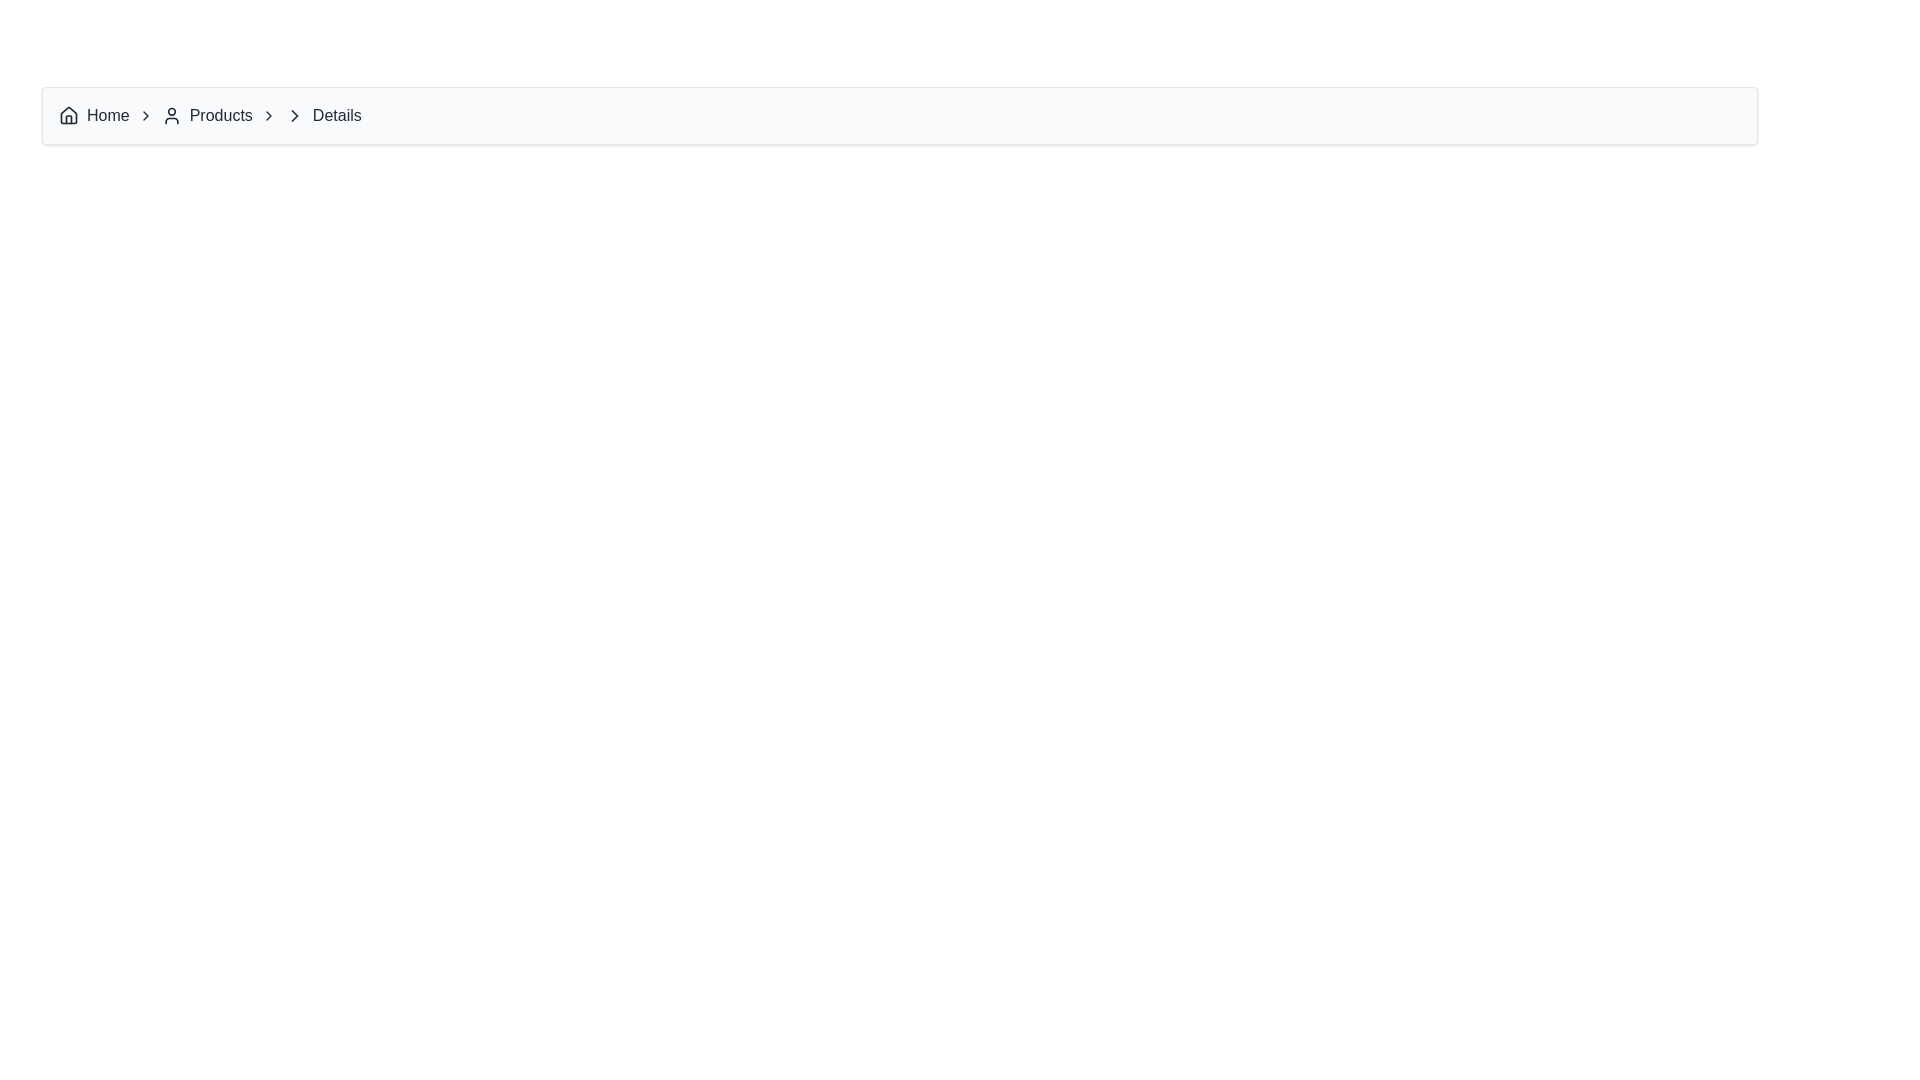 The height and width of the screenshot is (1080, 1920). What do you see at coordinates (221, 115) in the screenshot?
I see `the text label displaying 'Products' in the breadcrumb navigation bar, which is styled in bold, sans-serif font and follows the 'Home' label` at bounding box center [221, 115].